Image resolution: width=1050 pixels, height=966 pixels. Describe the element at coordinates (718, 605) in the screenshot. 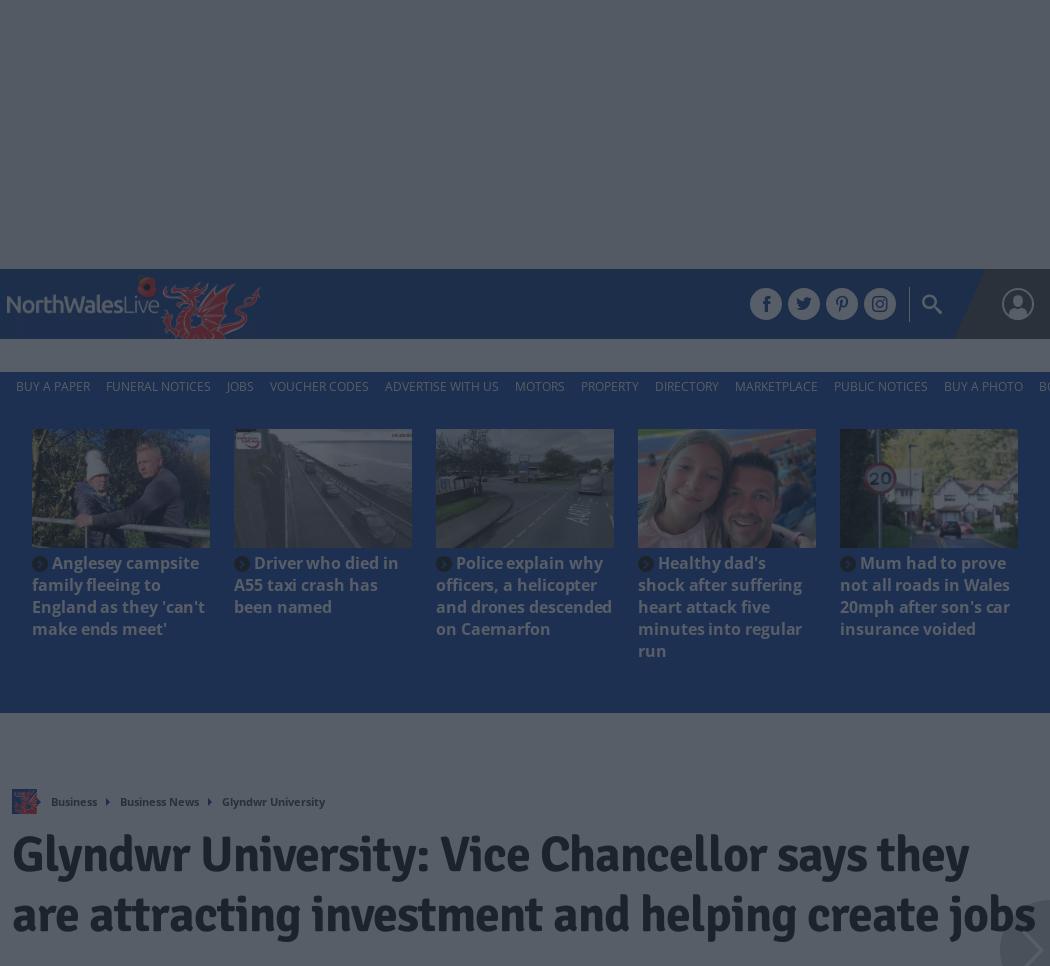

I see `'Healthy dad's shock after suffering heart attack five minutes into regular run'` at that location.